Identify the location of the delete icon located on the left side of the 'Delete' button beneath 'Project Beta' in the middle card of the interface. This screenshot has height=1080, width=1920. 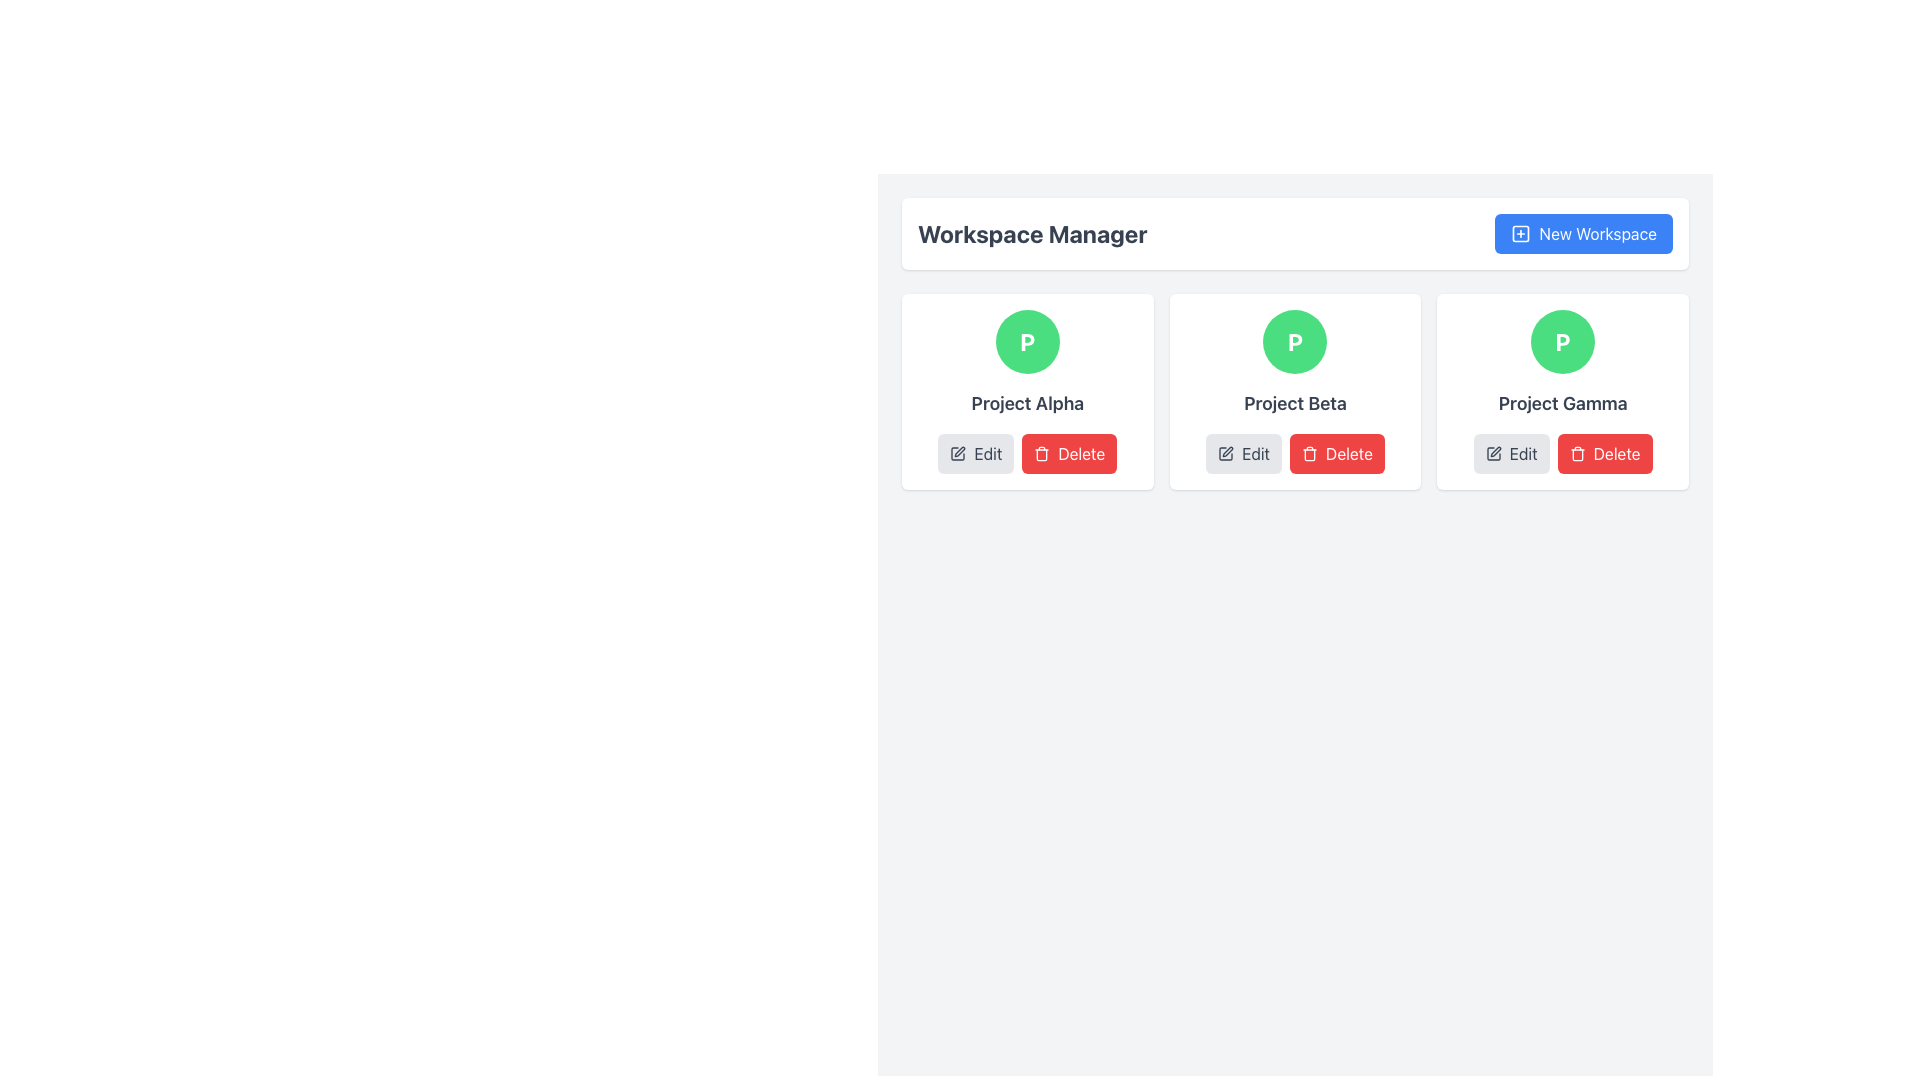
(1310, 454).